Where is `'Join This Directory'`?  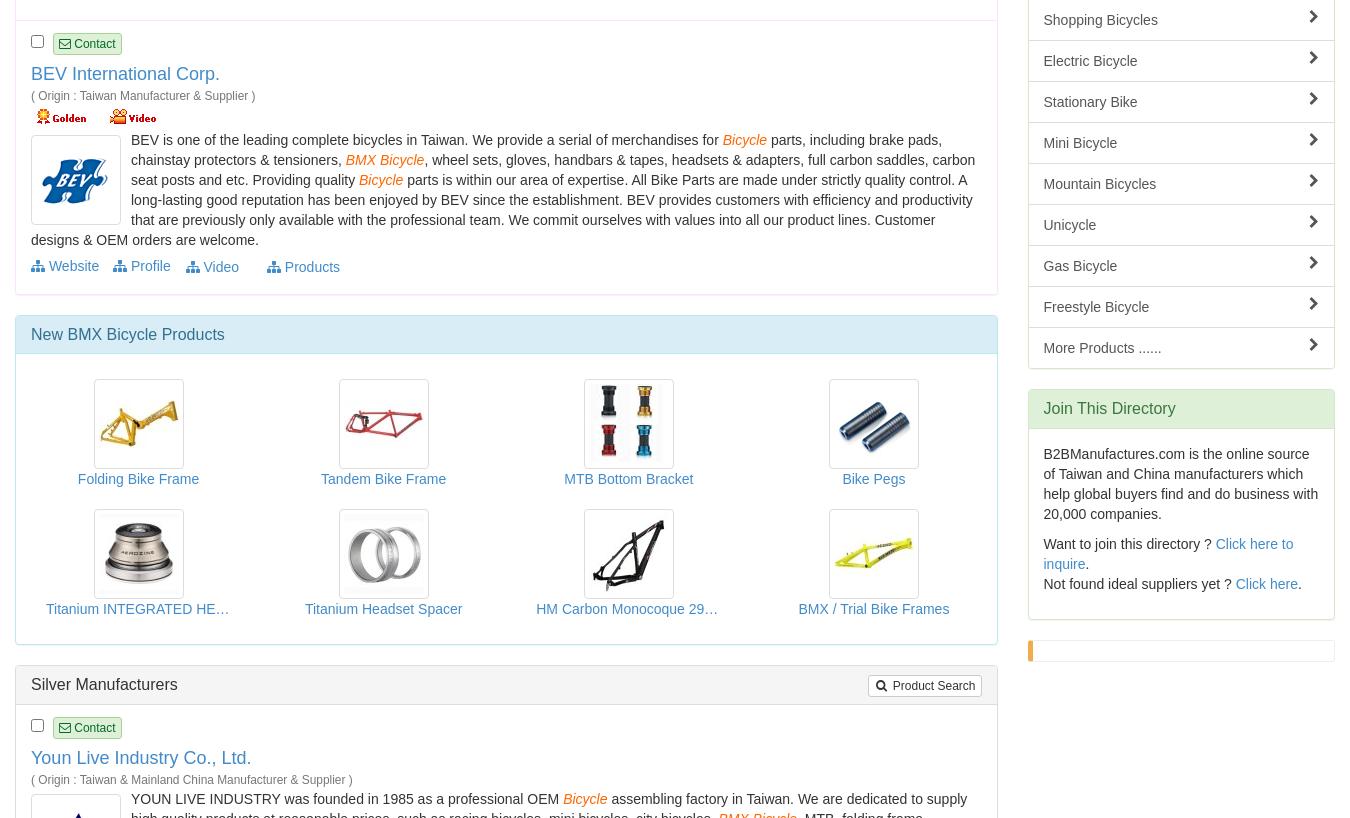 'Join This Directory' is located at coordinates (1109, 408).